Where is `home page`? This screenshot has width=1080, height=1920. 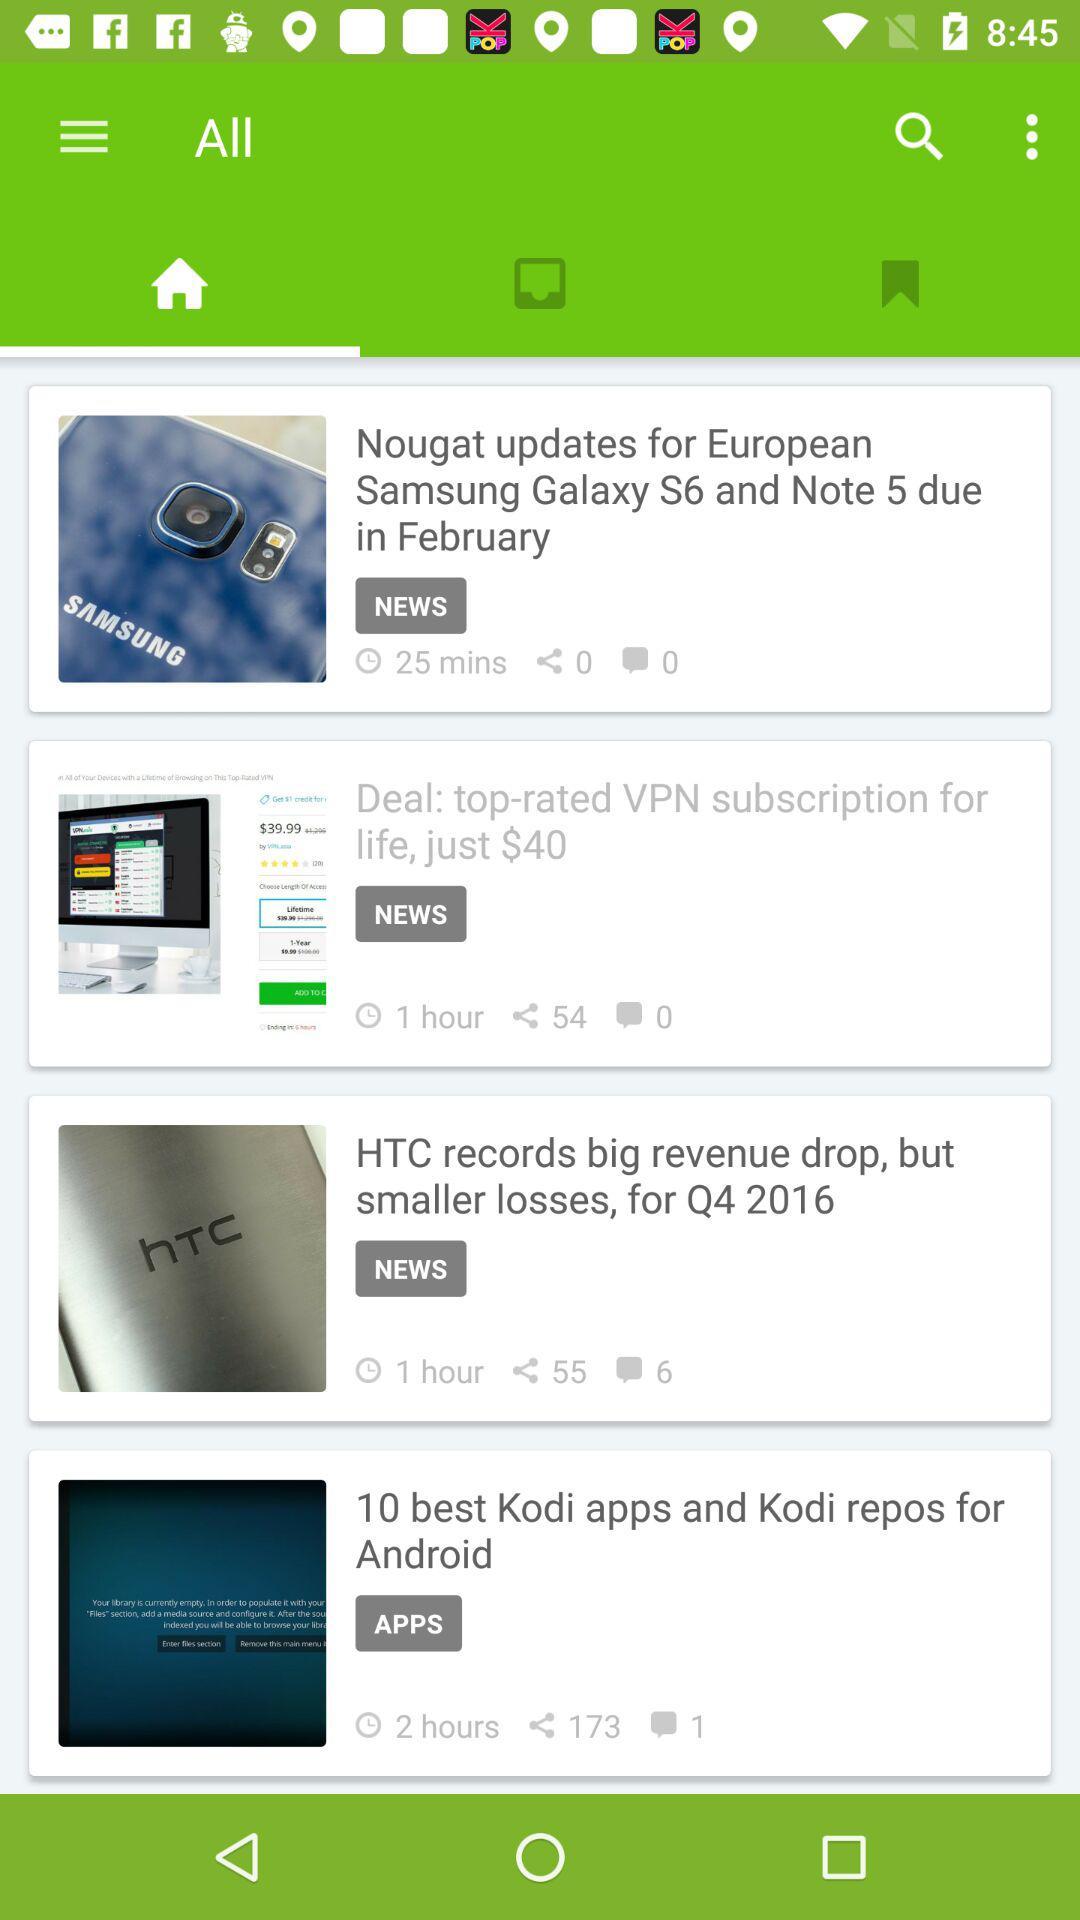
home page is located at coordinates (180, 282).